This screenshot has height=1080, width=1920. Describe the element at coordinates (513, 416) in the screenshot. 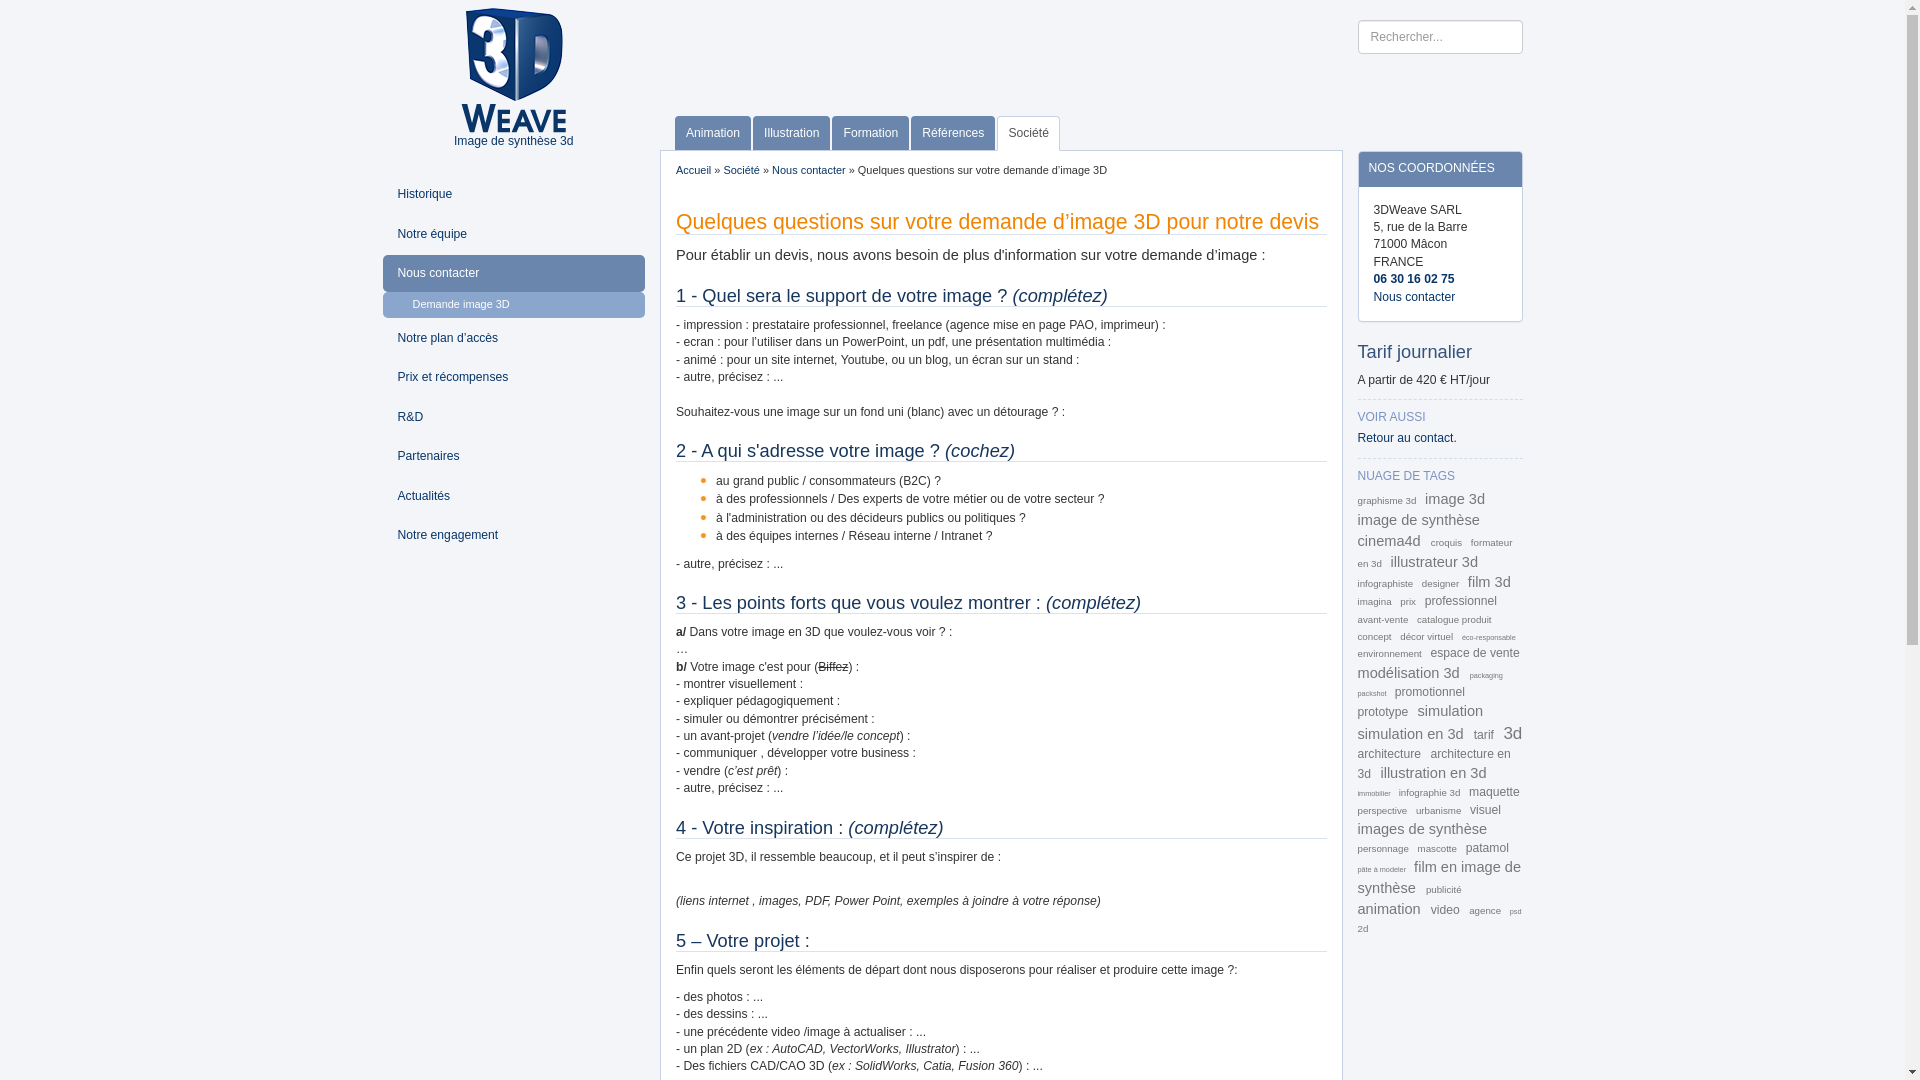

I see `'R&D'` at that location.